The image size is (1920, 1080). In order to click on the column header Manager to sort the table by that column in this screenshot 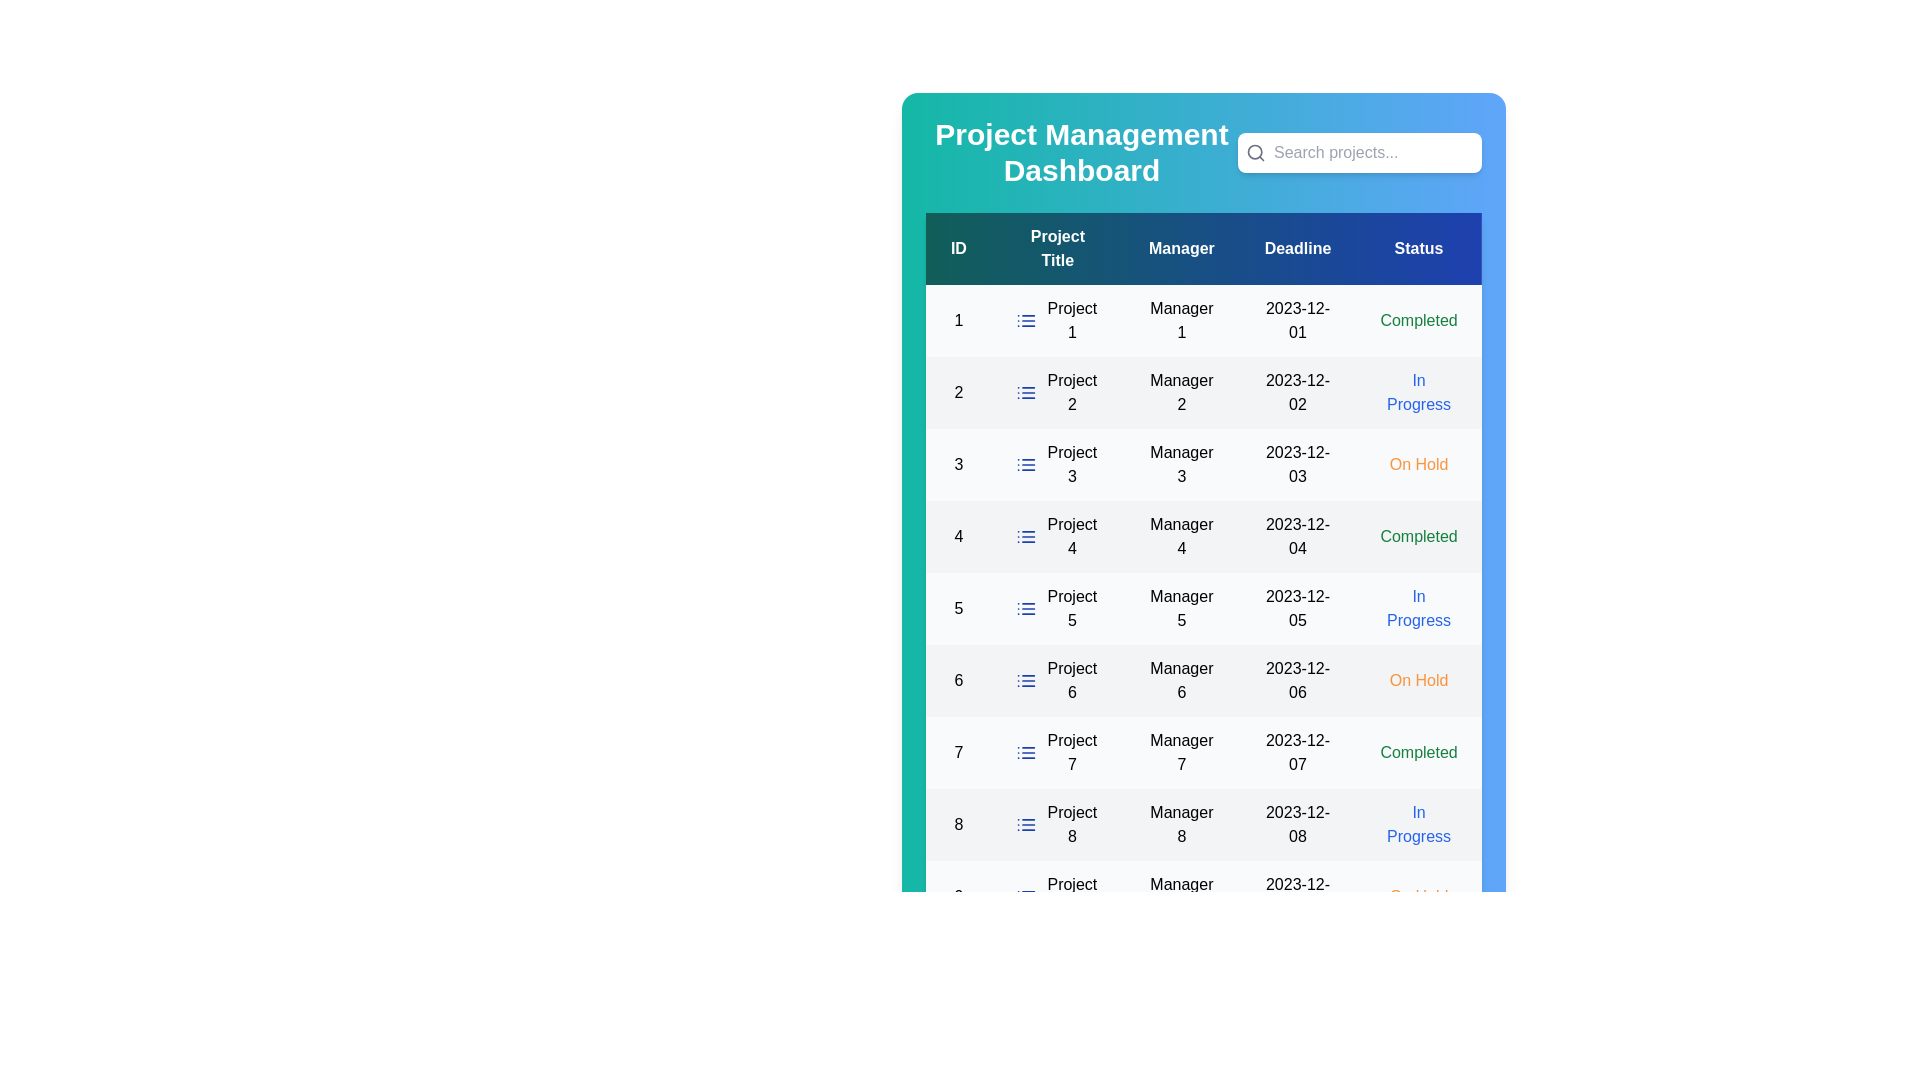, I will do `click(1181, 248)`.